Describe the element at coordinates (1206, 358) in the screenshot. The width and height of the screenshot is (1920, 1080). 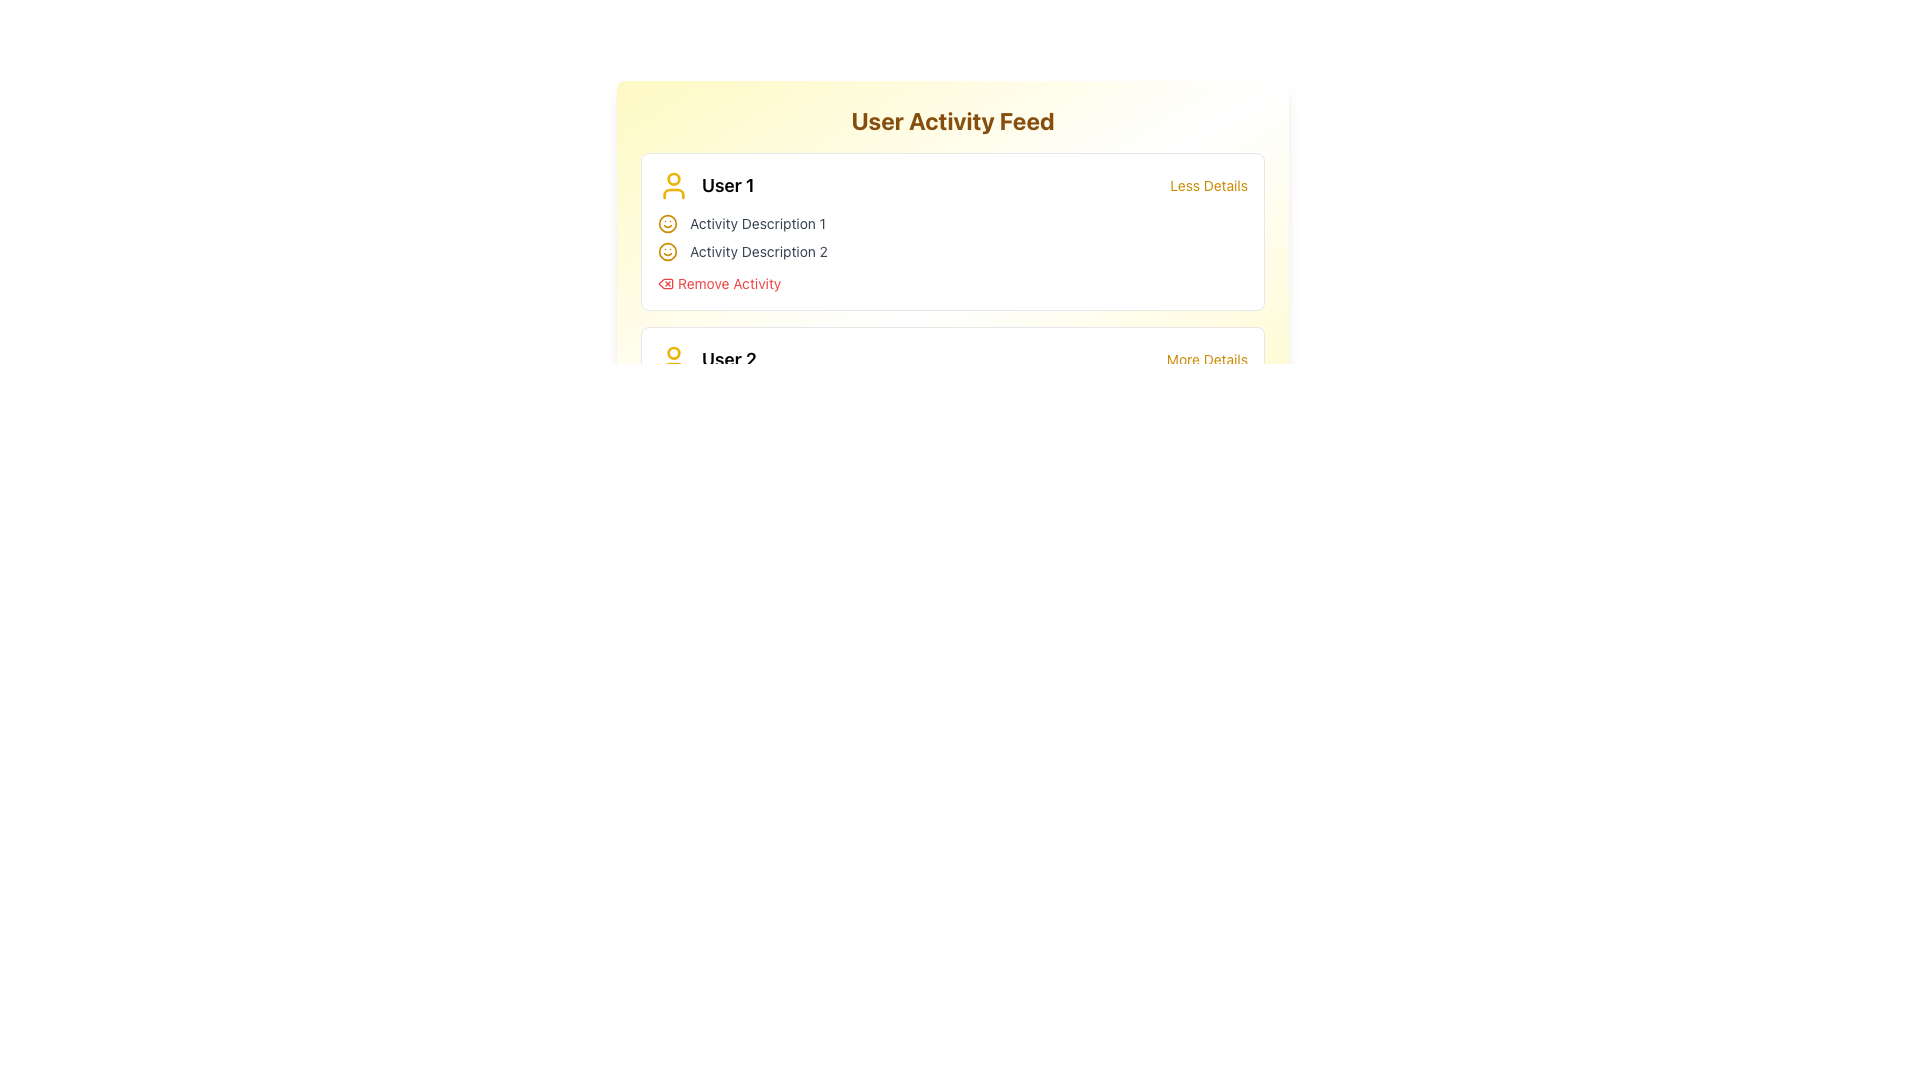
I see `the navigational hyperlink located at the top-right of the 'User 2' section` at that location.